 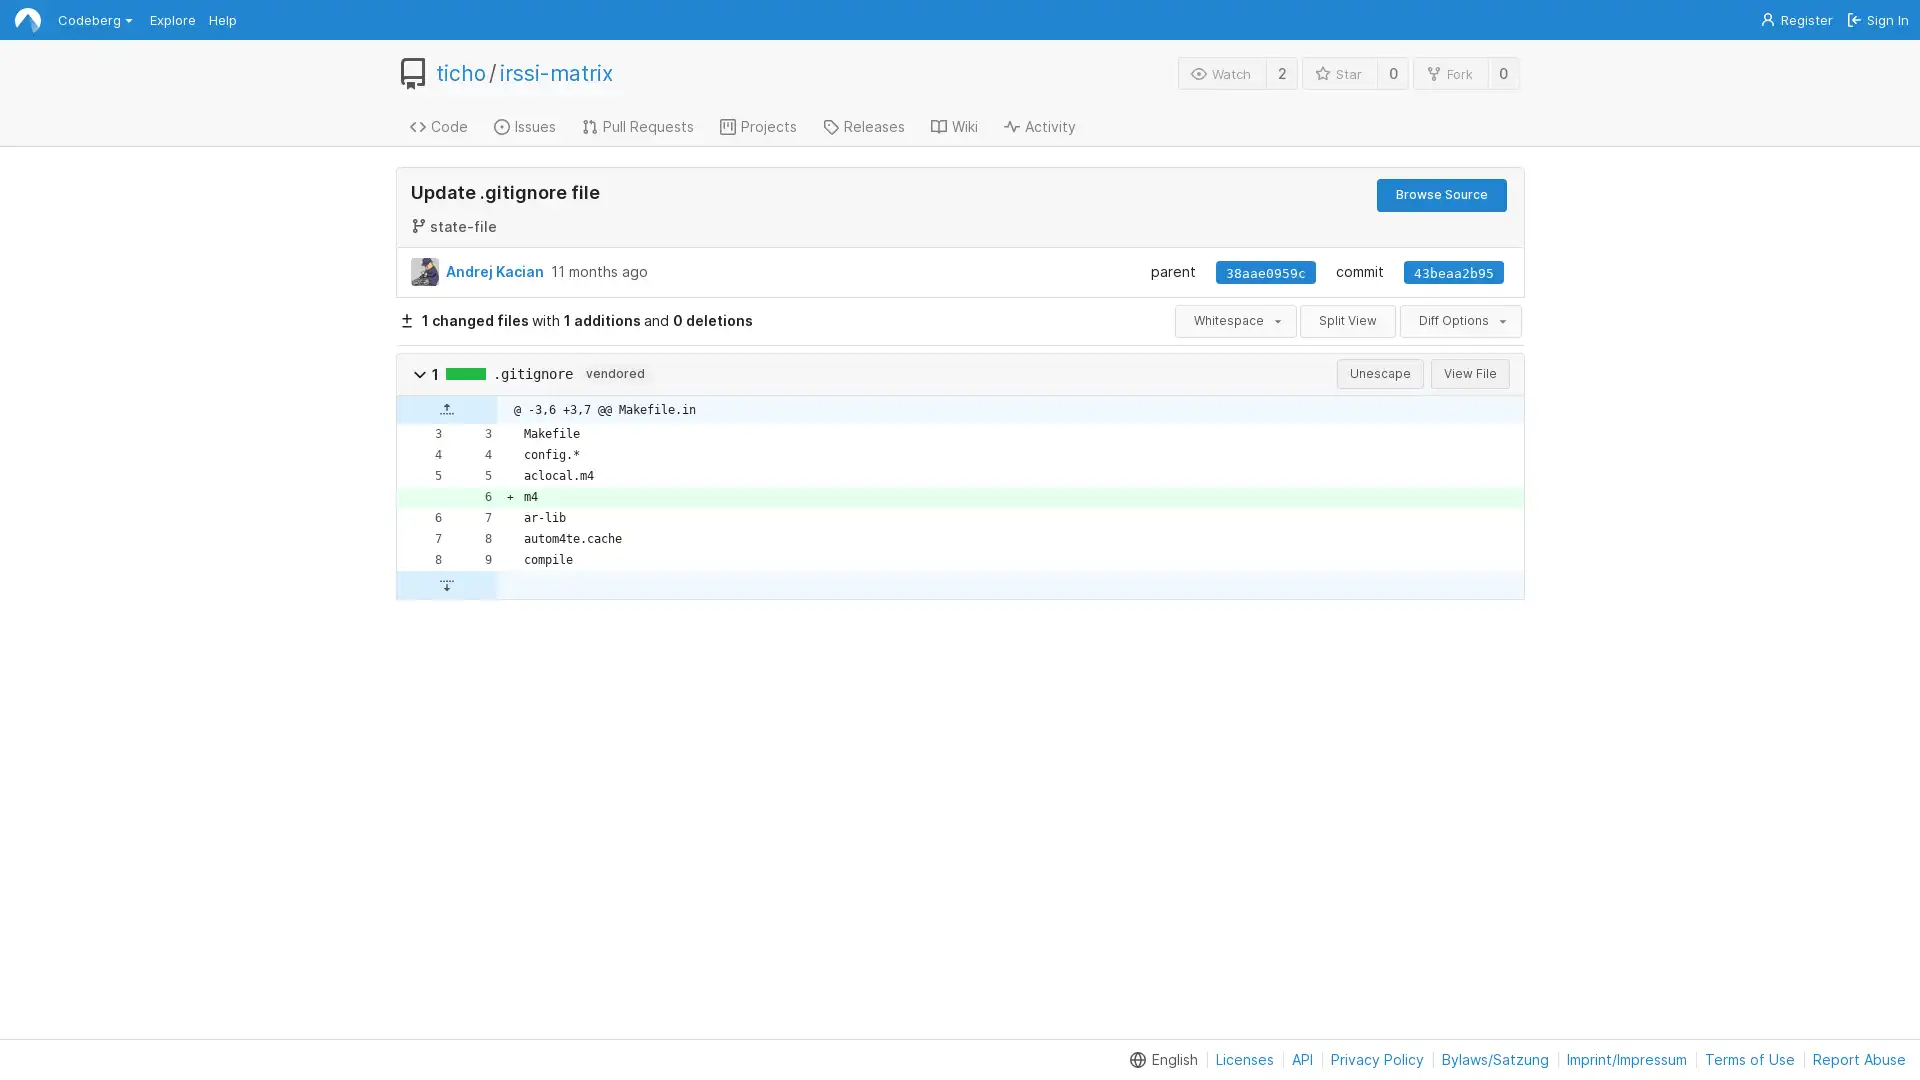 What do you see at coordinates (1339, 72) in the screenshot?
I see `Star` at bounding box center [1339, 72].